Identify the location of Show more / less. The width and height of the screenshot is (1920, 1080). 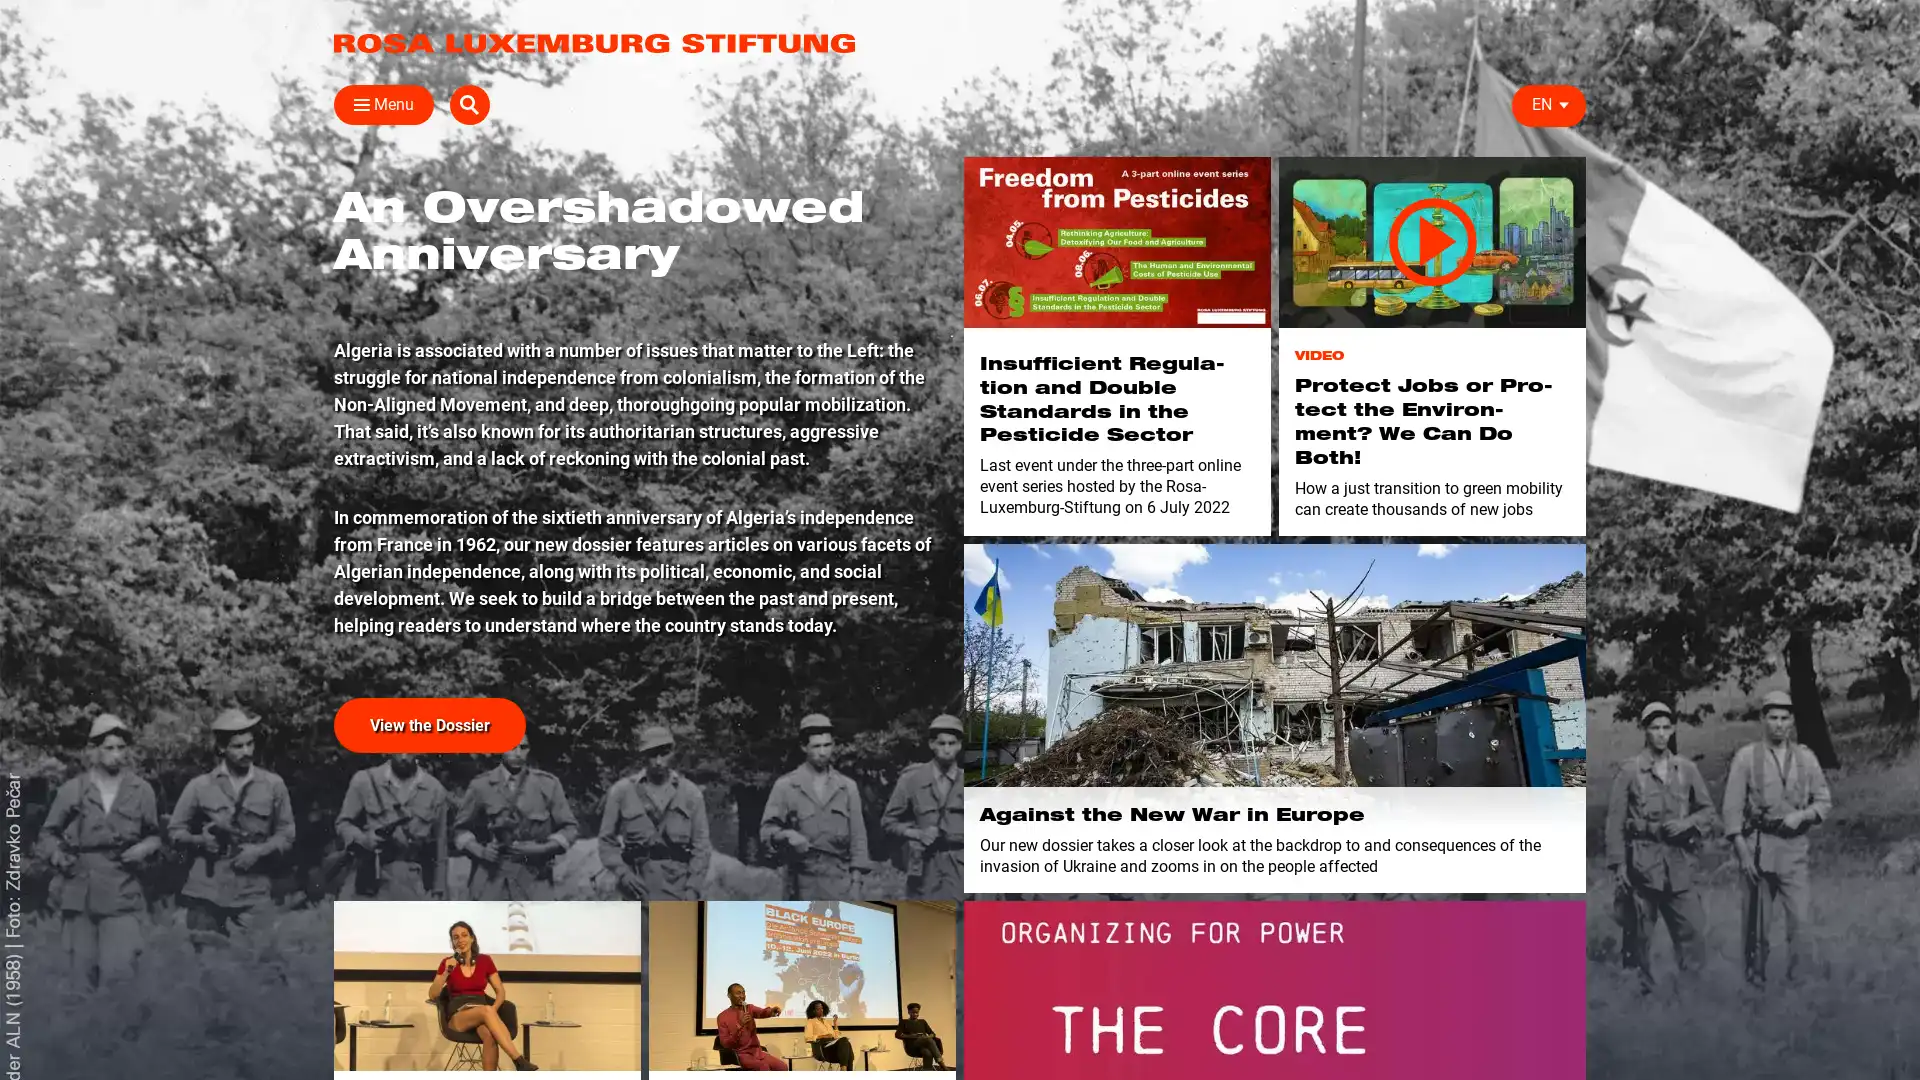
(1152, 363).